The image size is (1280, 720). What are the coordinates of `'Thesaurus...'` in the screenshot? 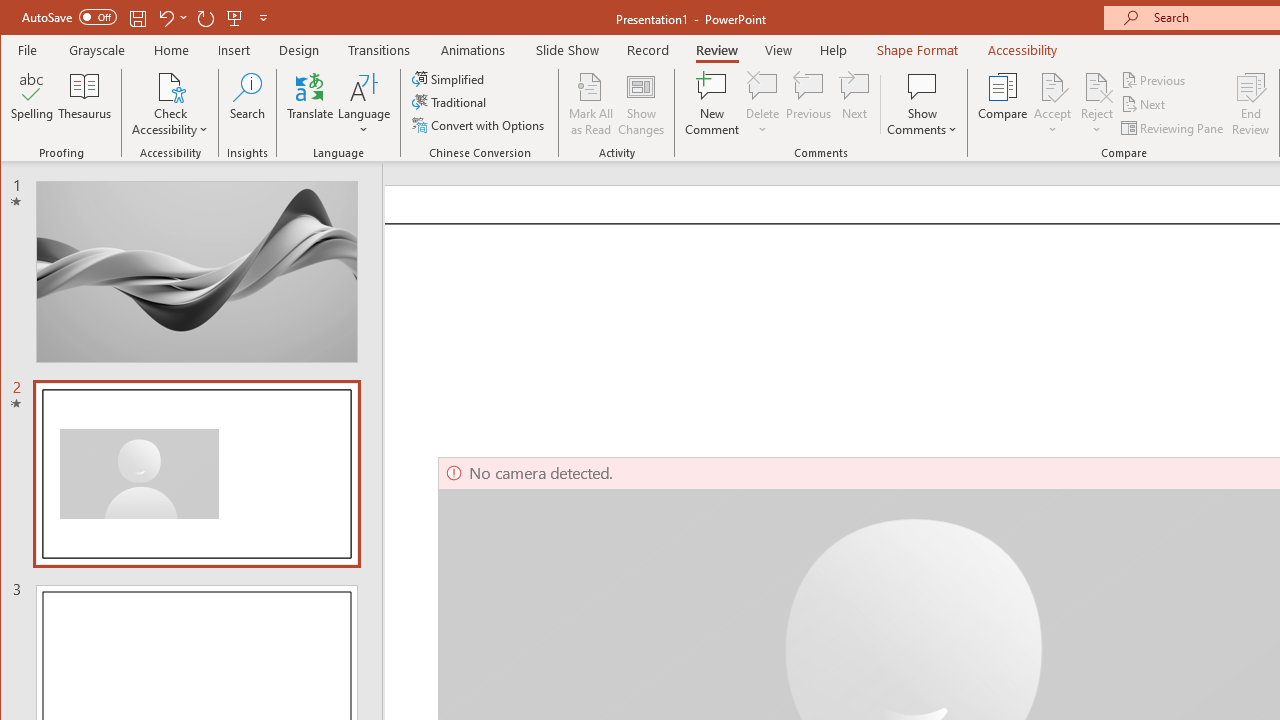 It's located at (84, 104).